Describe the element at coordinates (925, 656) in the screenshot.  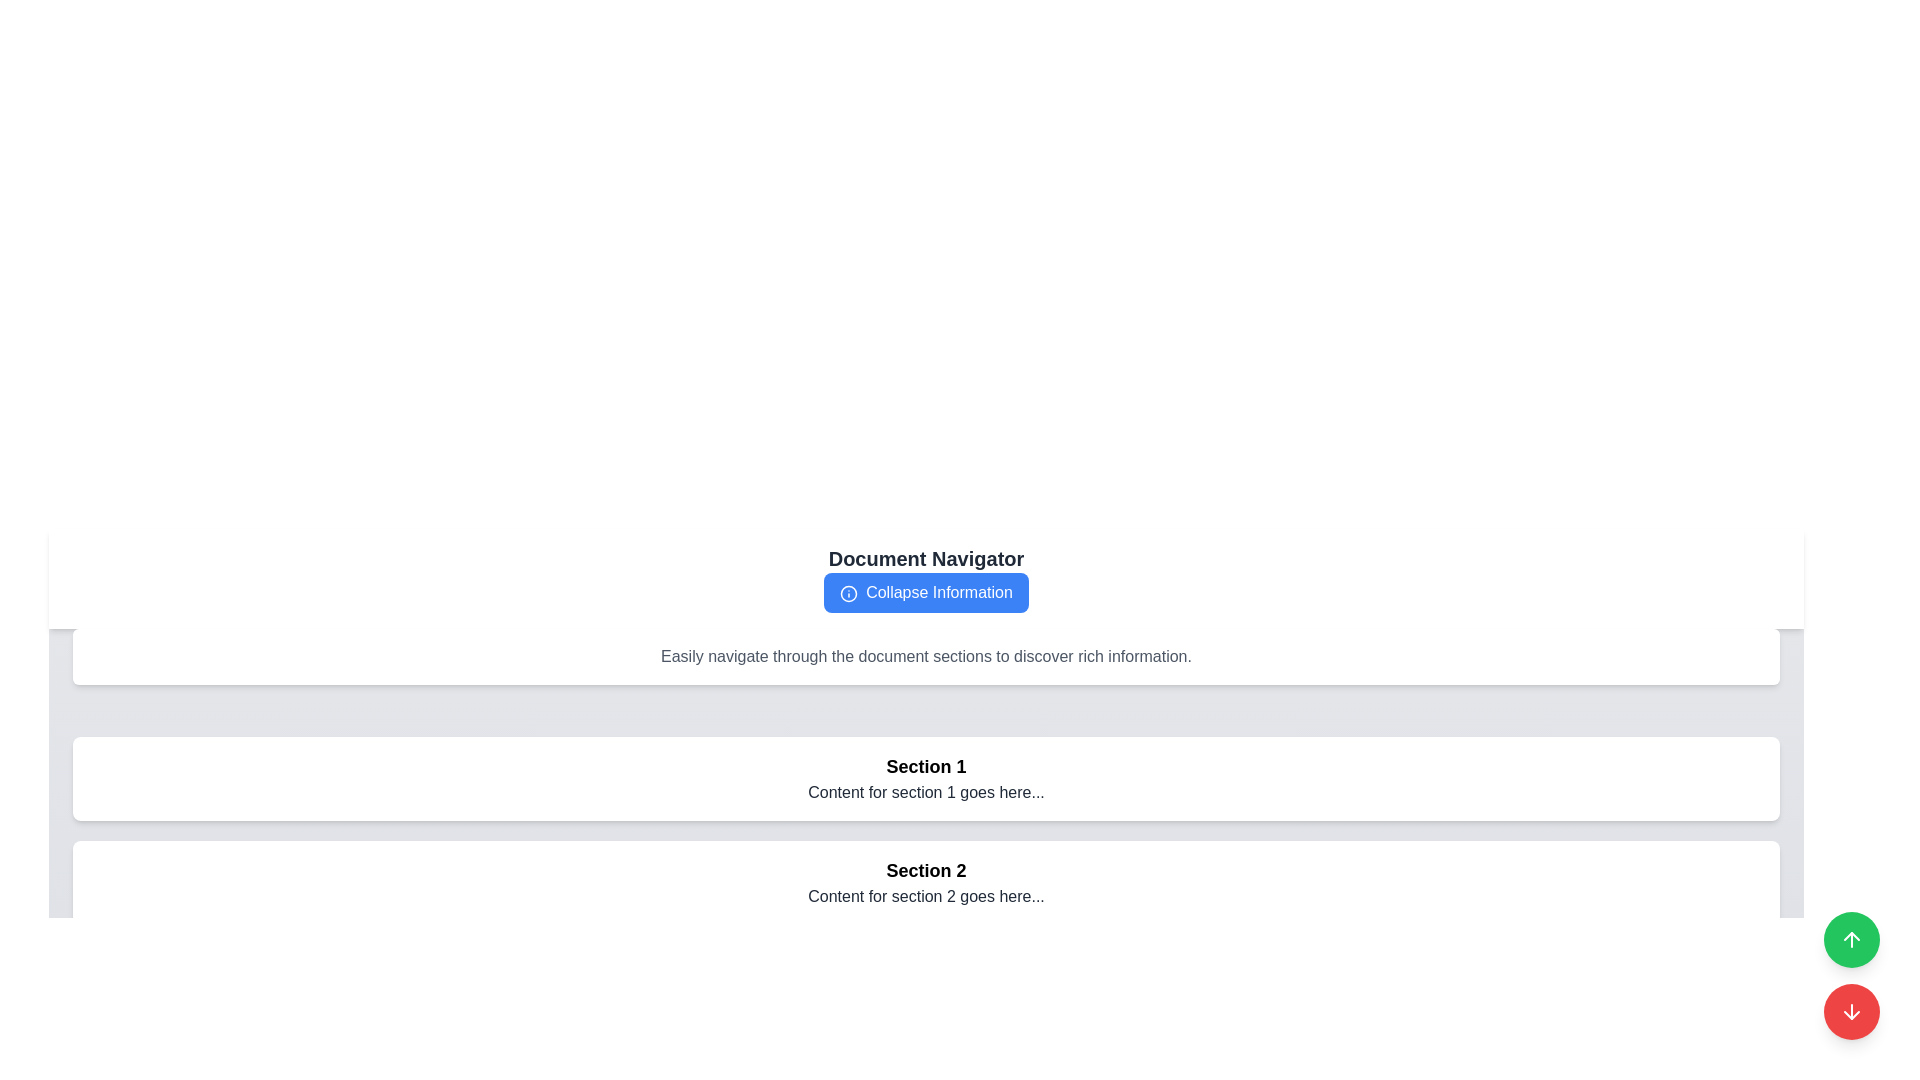
I see `the text label that guides users regarding the document navigation feature, positioned below the 'Document Navigator' heading` at that location.